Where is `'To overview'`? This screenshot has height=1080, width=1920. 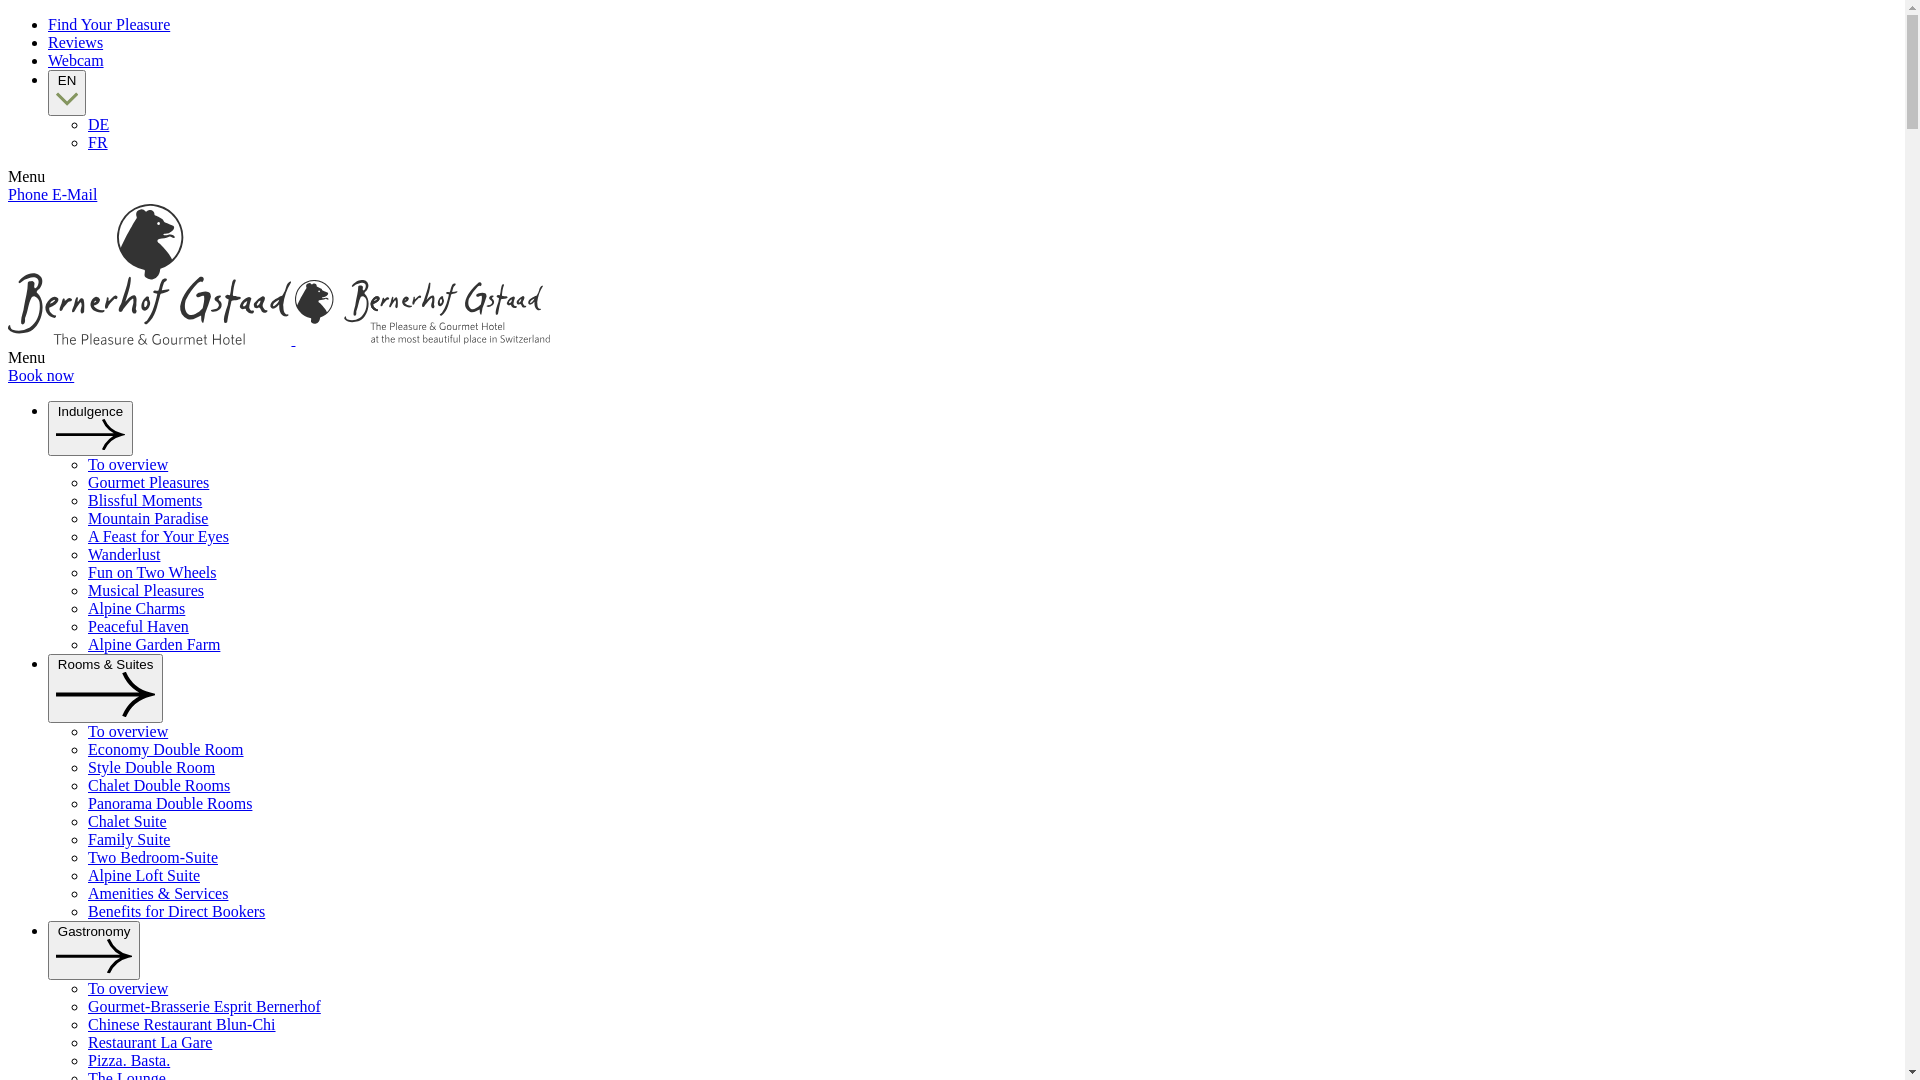 'To overview' is located at coordinates (86, 987).